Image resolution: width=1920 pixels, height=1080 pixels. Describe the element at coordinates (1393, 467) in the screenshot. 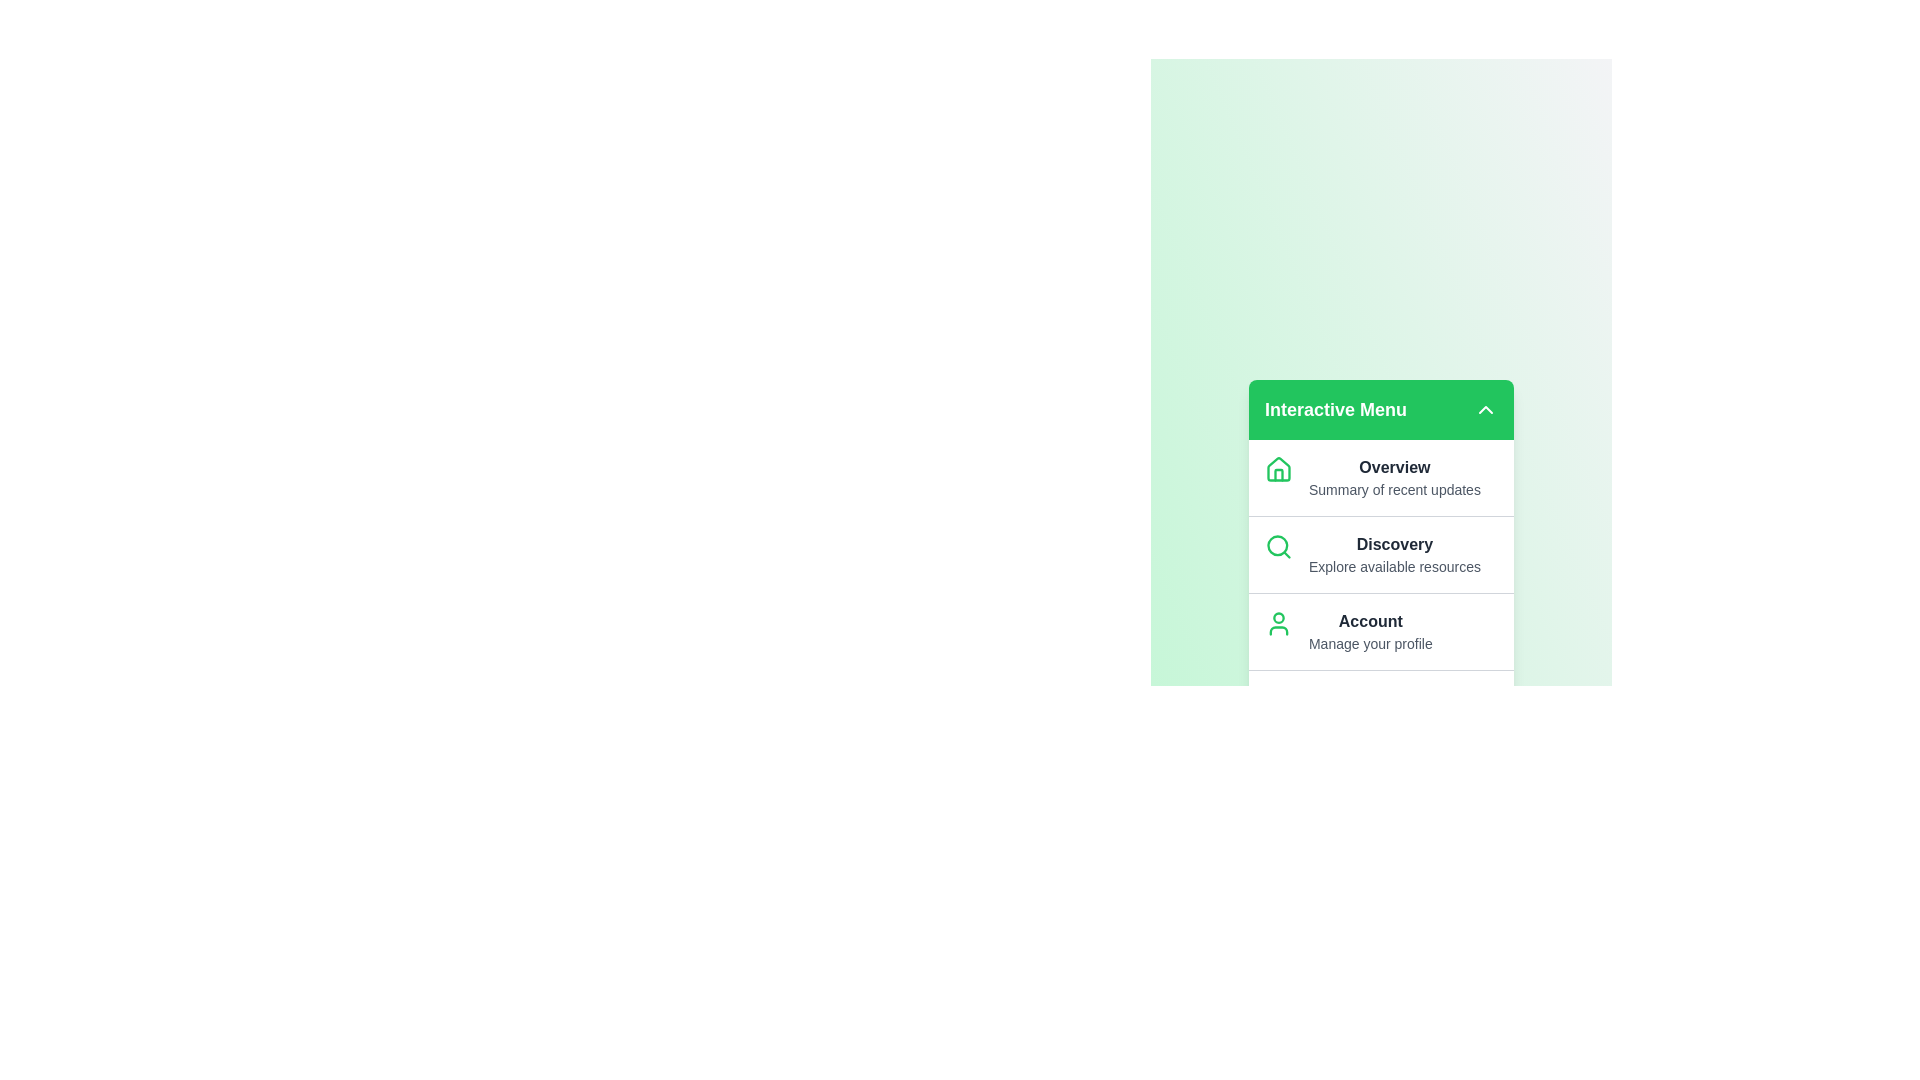

I see `the menu item labeled Overview to navigate to its section` at that location.